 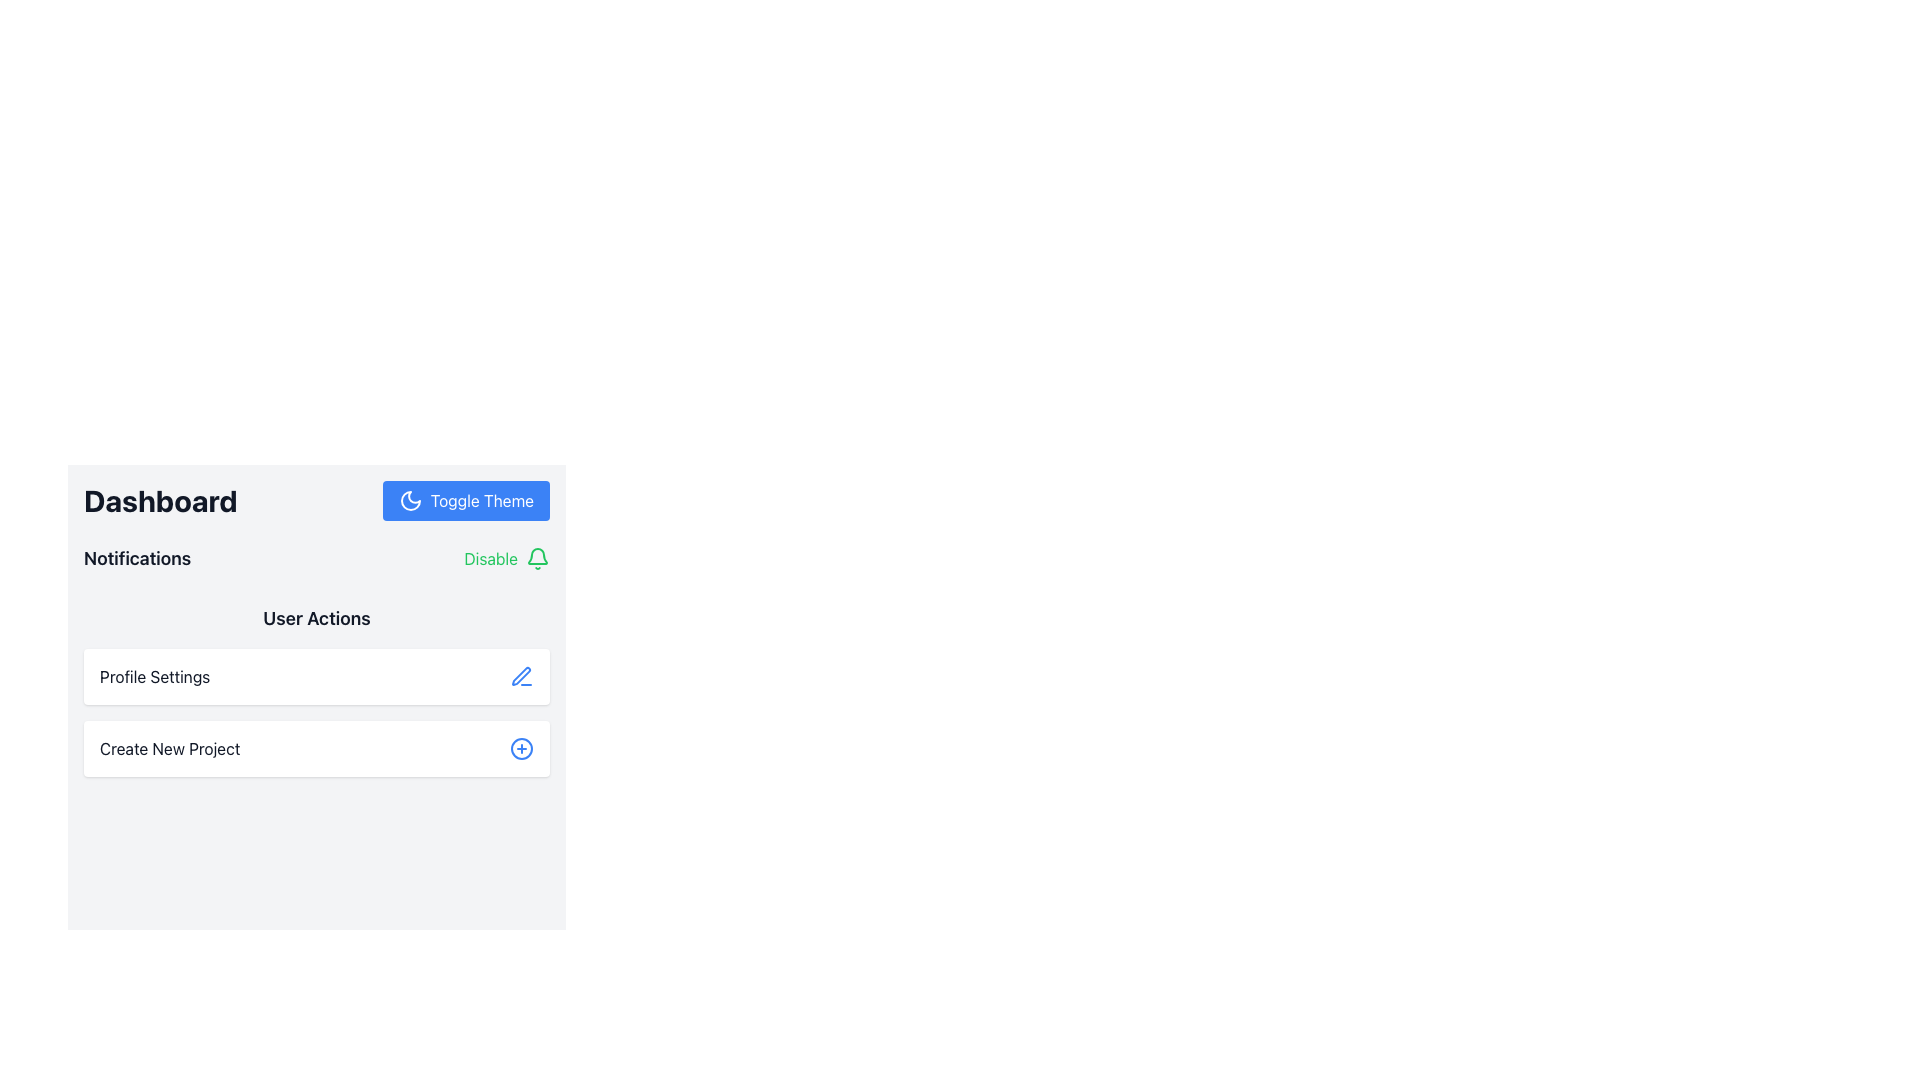 I want to click on the 'Create New Project' button located on the right side within the 'User Actions' section to initiate a new project creation, so click(x=522, y=748).